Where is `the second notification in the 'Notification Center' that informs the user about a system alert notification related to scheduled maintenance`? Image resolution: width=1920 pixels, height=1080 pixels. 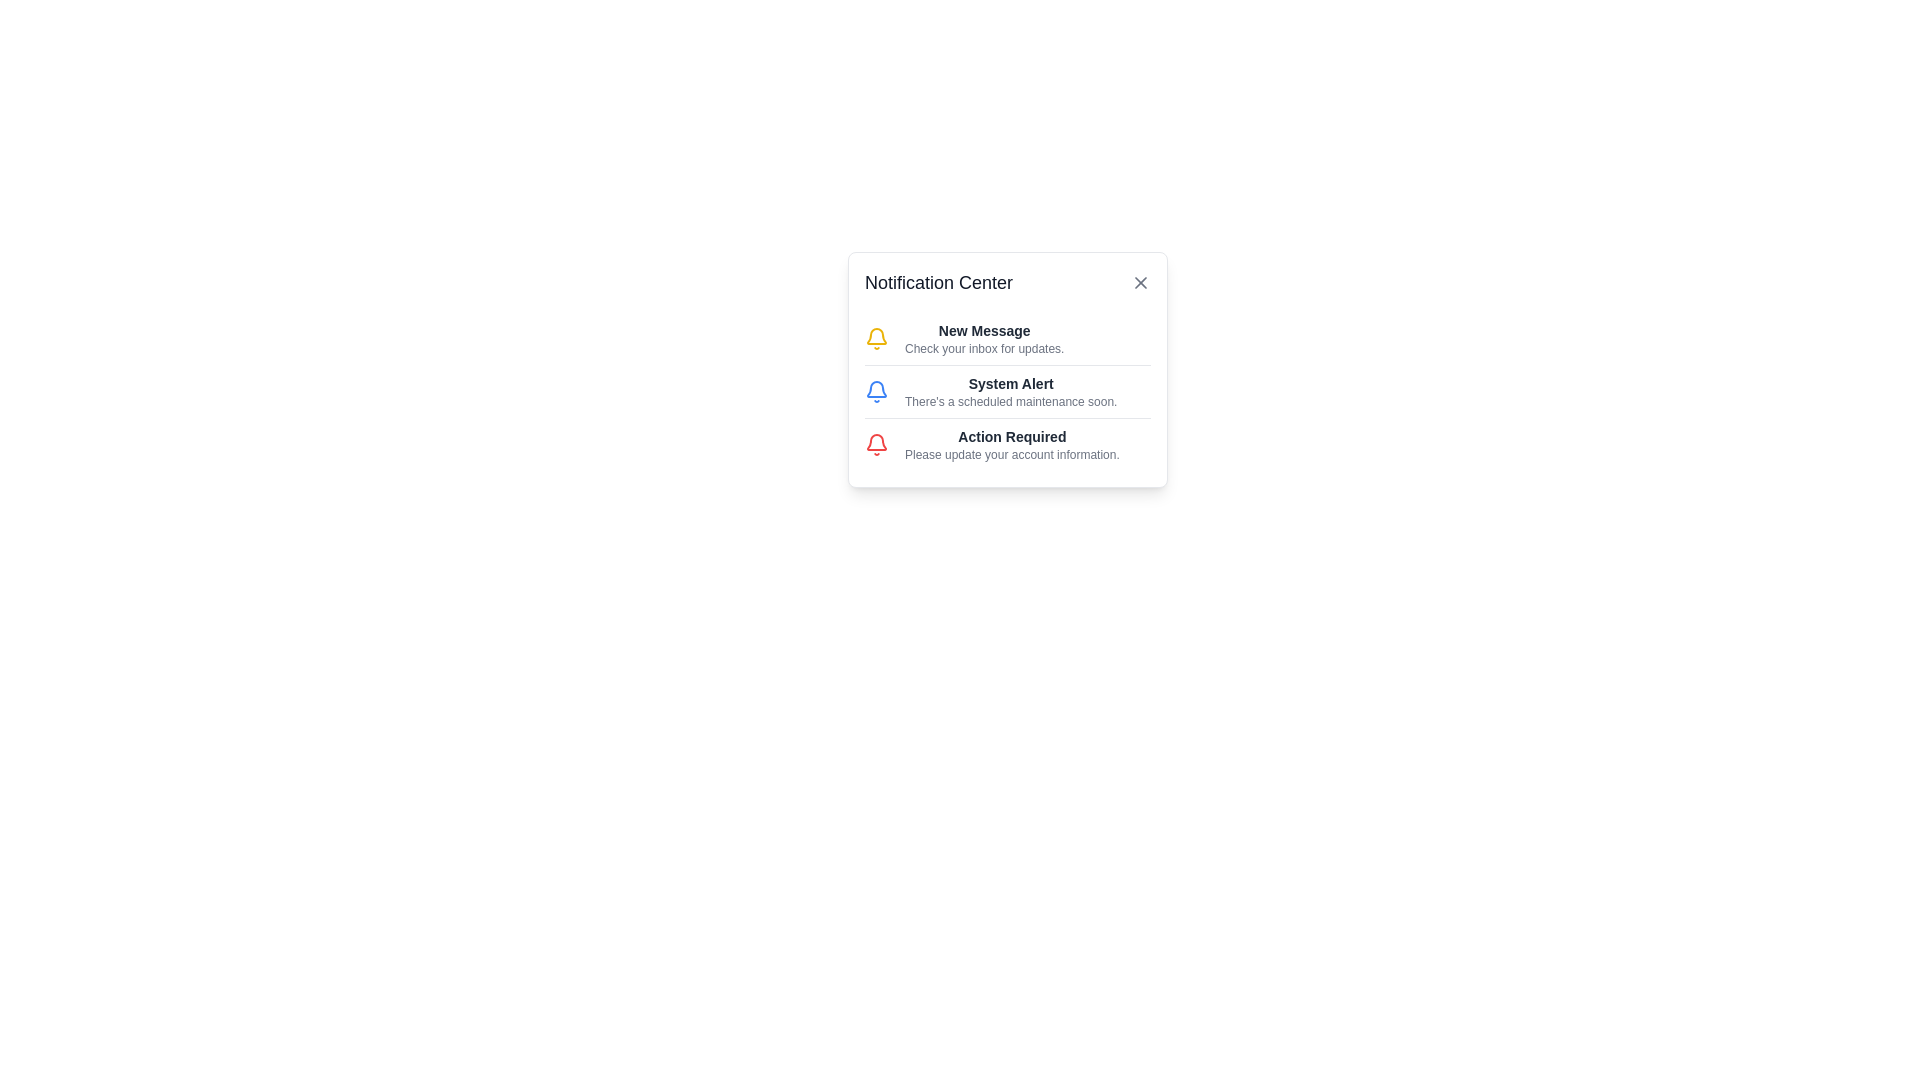 the second notification in the 'Notification Center' that informs the user about a system alert notification related to scheduled maintenance is located at coordinates (1008, 392).